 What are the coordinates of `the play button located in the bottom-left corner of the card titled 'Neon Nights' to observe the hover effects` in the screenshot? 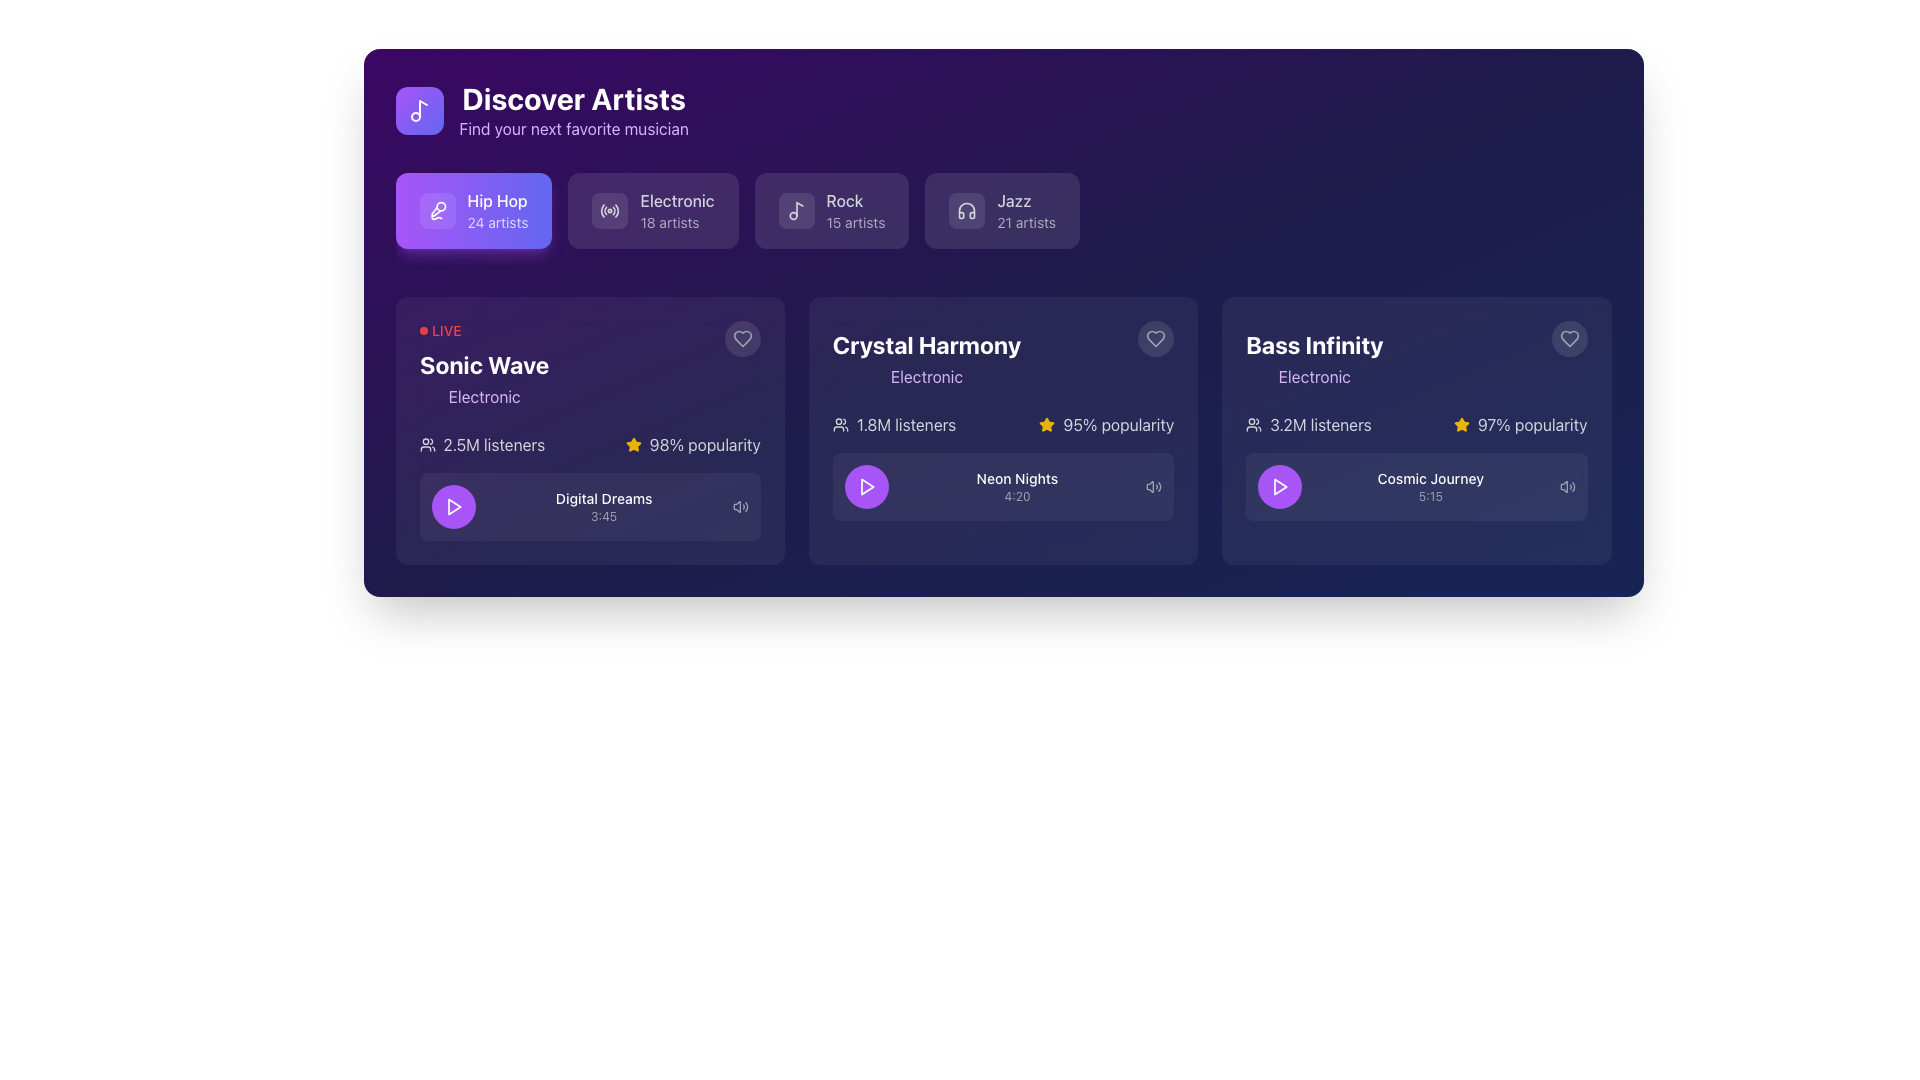 It's located at (866, 486).